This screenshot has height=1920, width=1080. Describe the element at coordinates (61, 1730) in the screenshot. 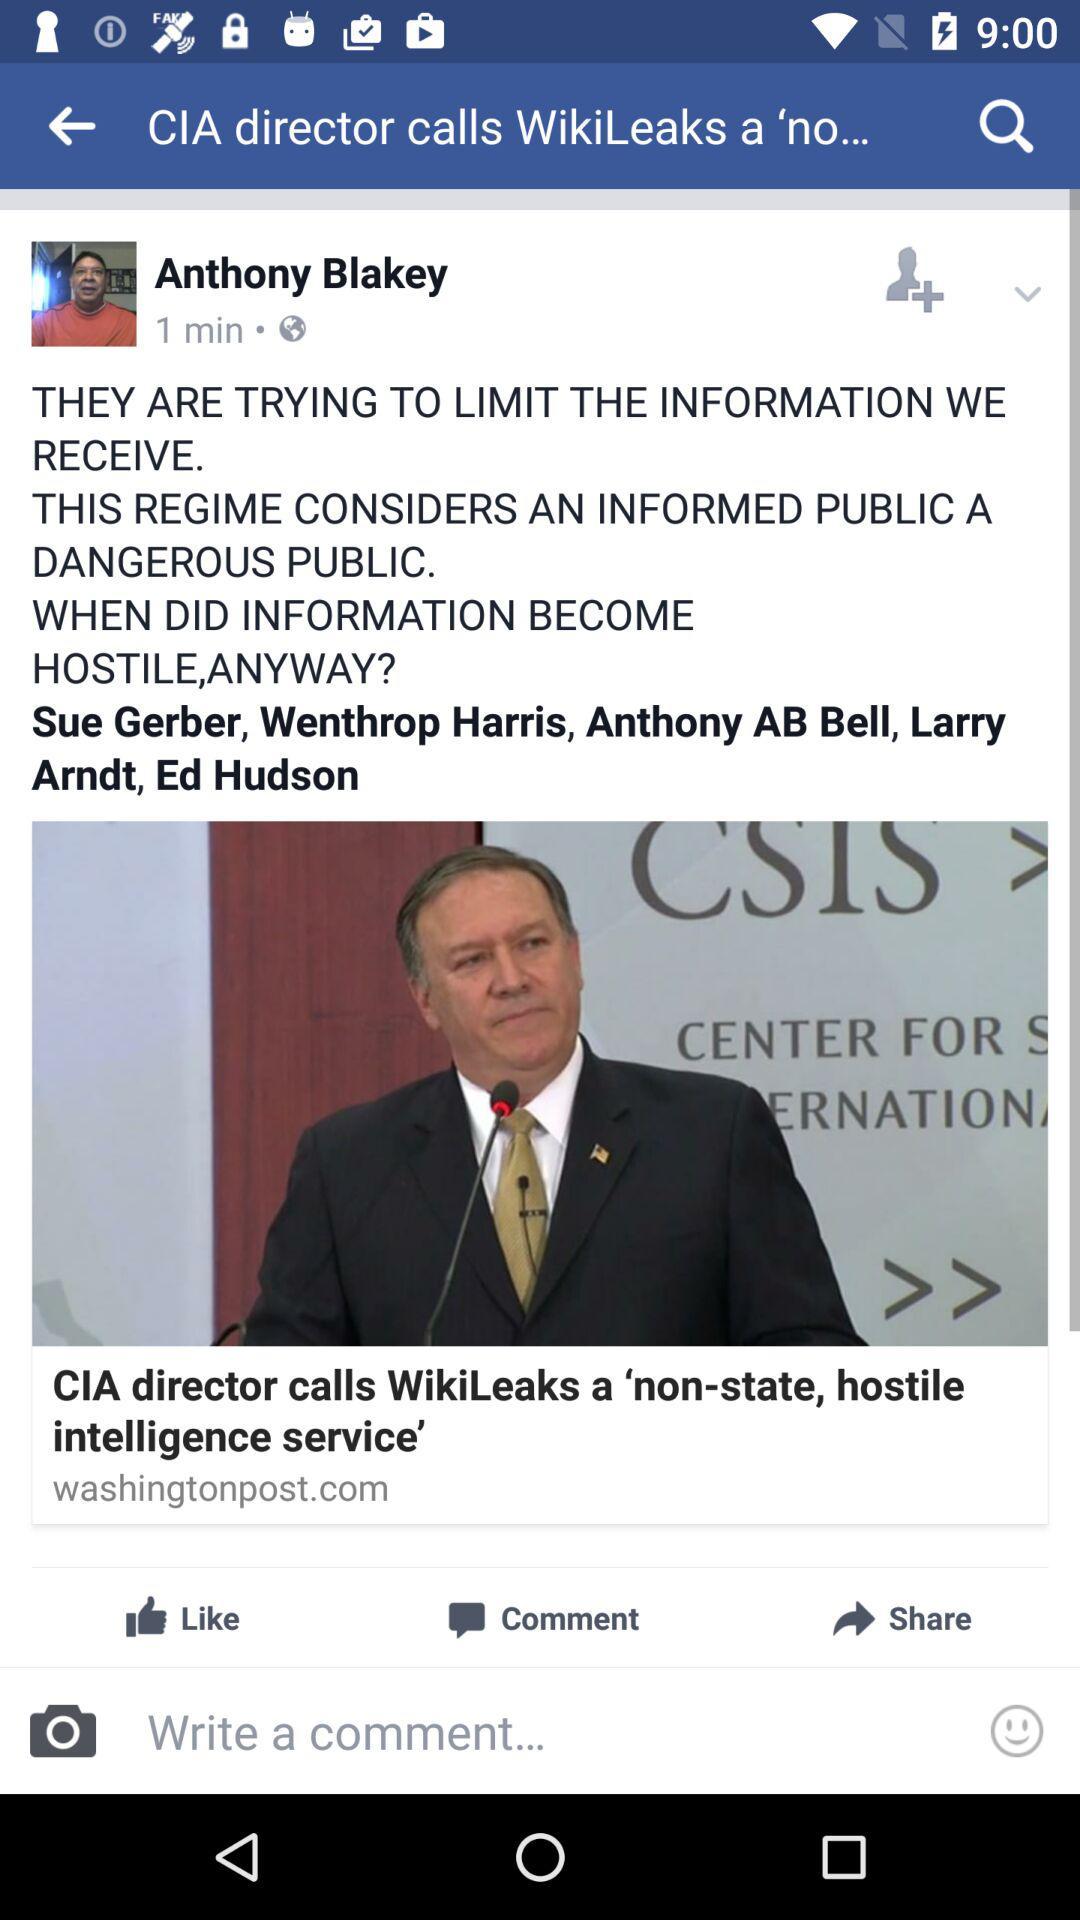

I see `the photo icon` at that location.